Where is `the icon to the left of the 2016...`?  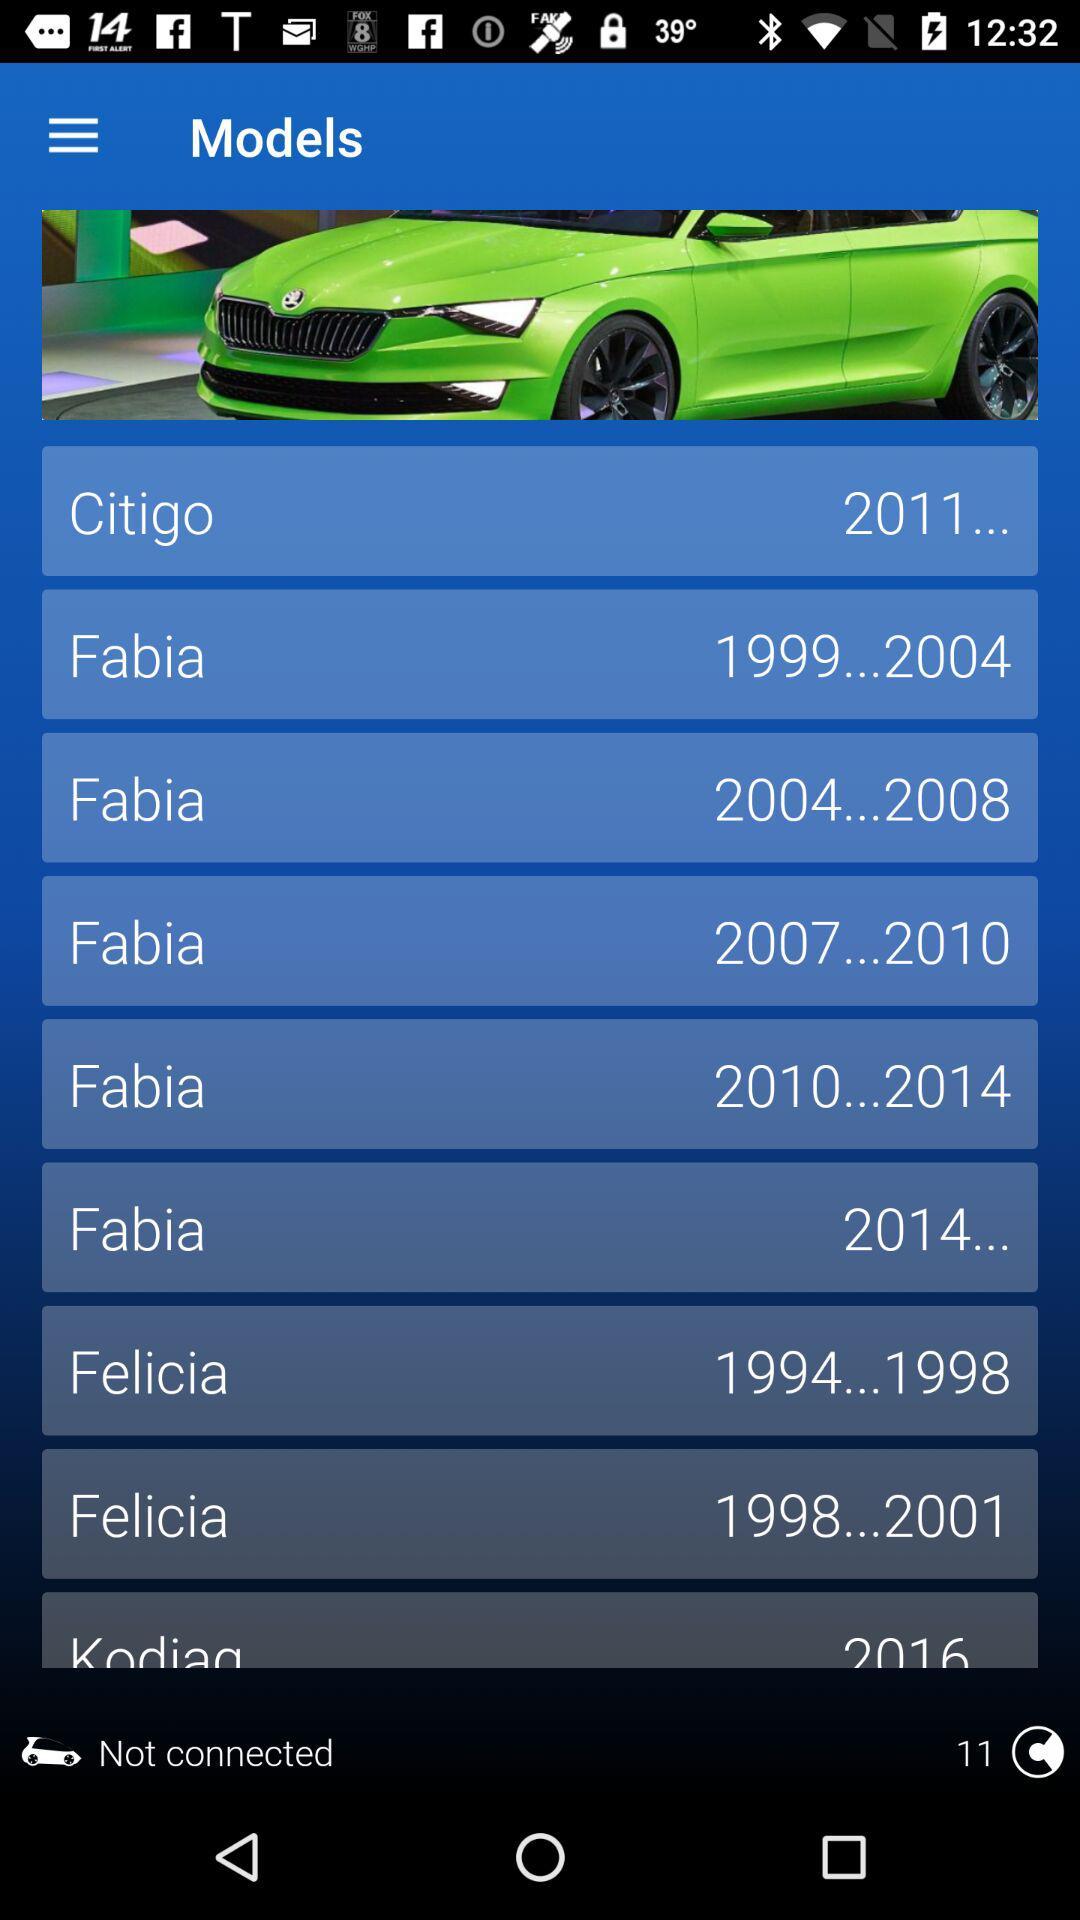 the icon to the left of the 2016... is located at coordinates (427, 1630).